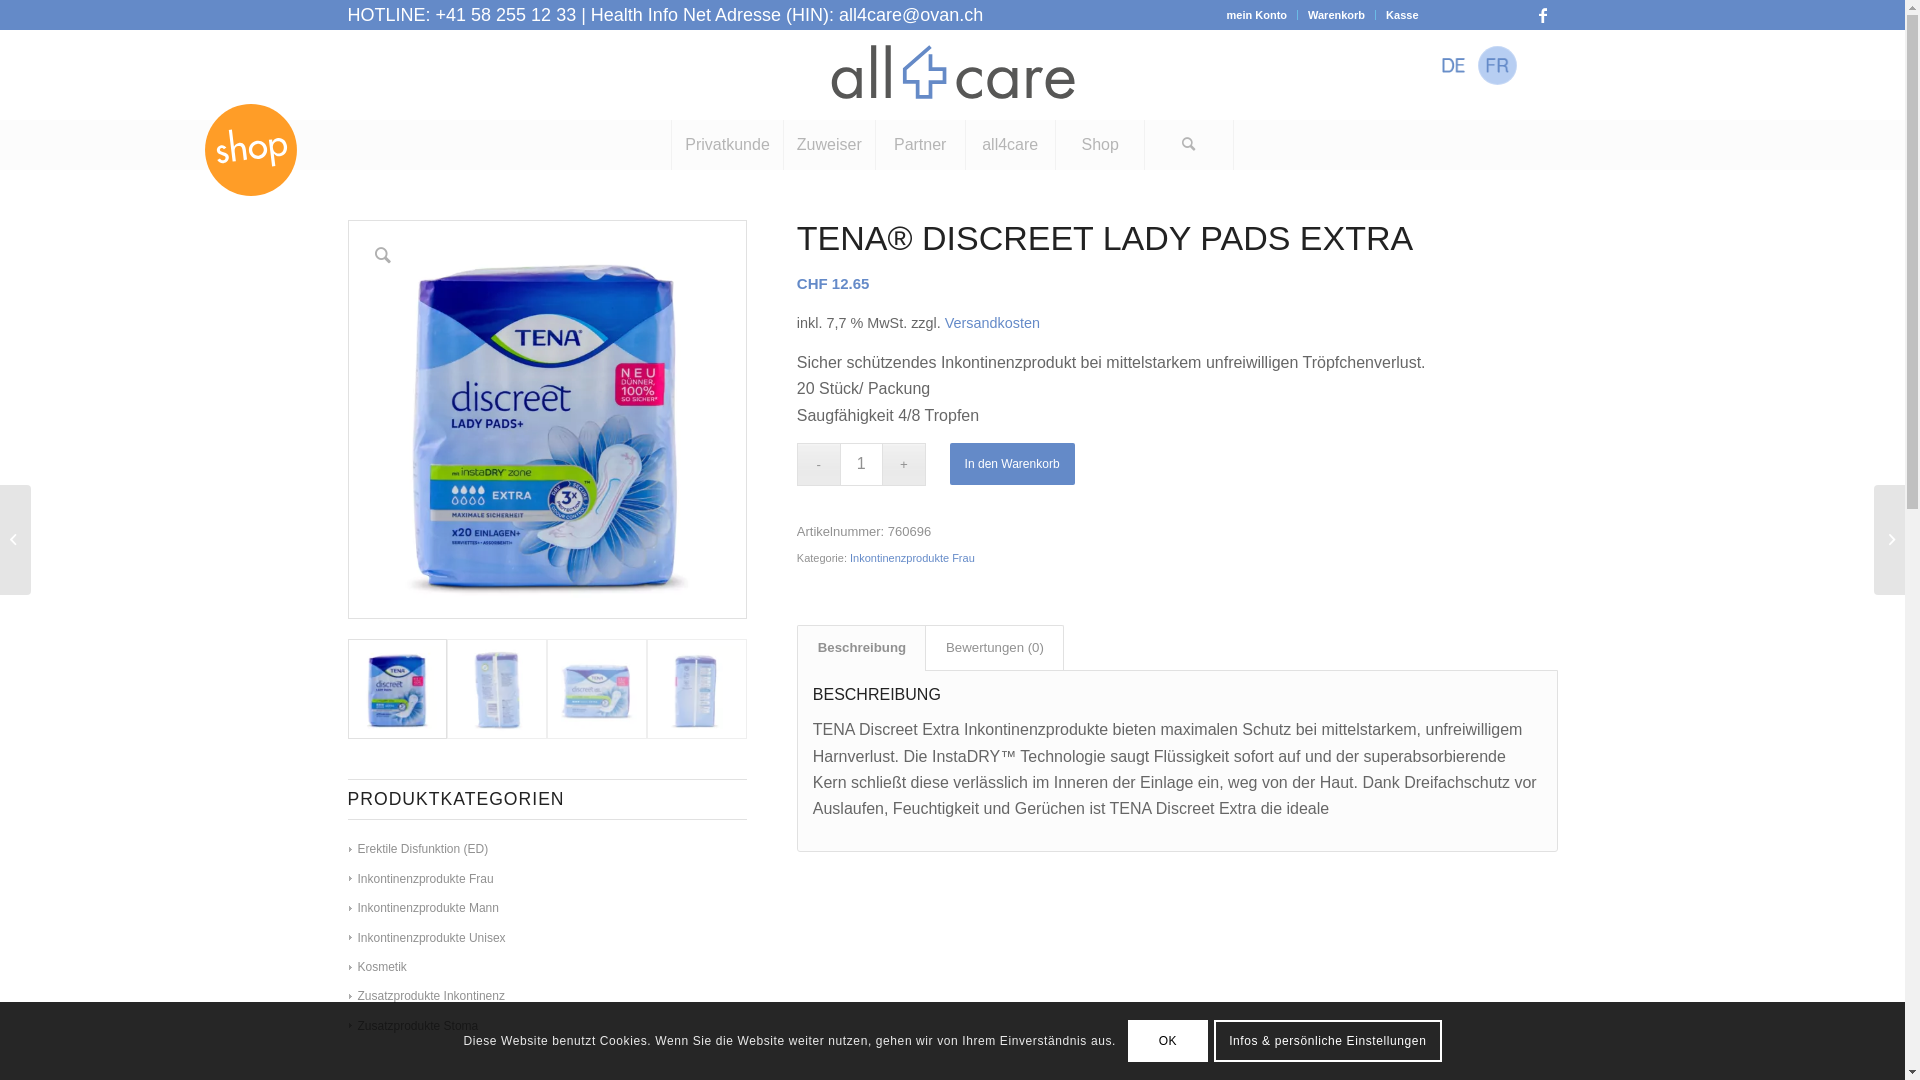 The height and width of the screenshot is (1080, 1920). What do you see at coordinates (919, 144) in the screenshot?
I see `'Partner'` at bounding box center [919, 144].